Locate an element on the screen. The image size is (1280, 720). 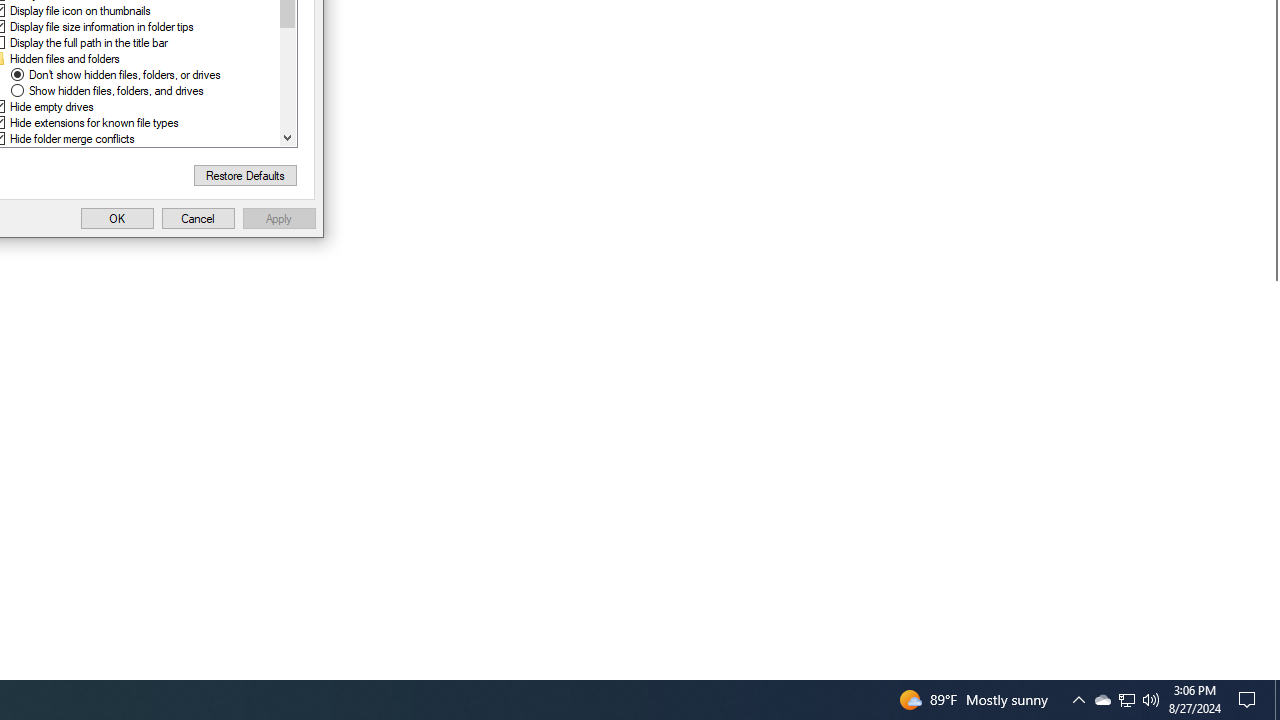
'Apply' is located at coordinates (278, 218).